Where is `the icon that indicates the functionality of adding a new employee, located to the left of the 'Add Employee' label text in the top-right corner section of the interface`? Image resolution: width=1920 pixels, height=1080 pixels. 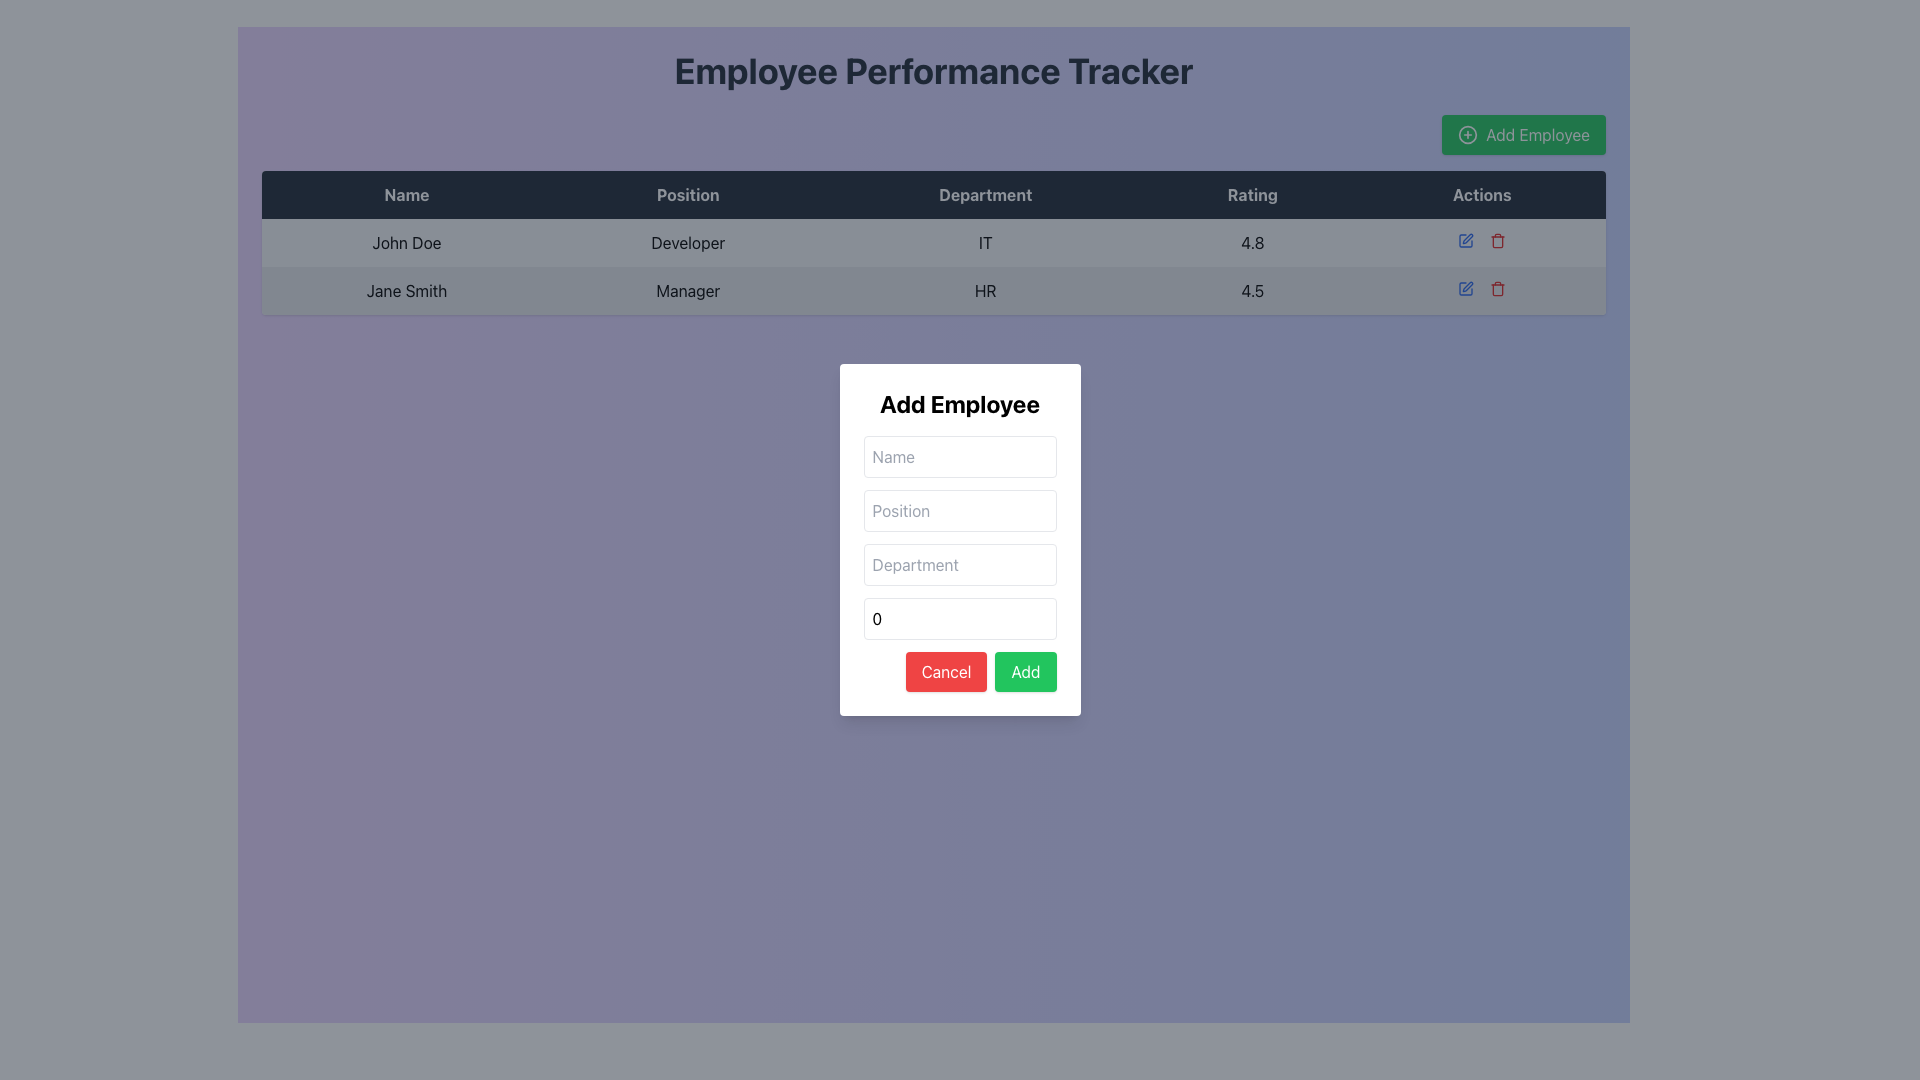 the icon that indicates the functionality of adding a new employee, located to the left of the 'Add Employee' label text in the top-right corner section of the interface is located at coordinates (1468, 135).